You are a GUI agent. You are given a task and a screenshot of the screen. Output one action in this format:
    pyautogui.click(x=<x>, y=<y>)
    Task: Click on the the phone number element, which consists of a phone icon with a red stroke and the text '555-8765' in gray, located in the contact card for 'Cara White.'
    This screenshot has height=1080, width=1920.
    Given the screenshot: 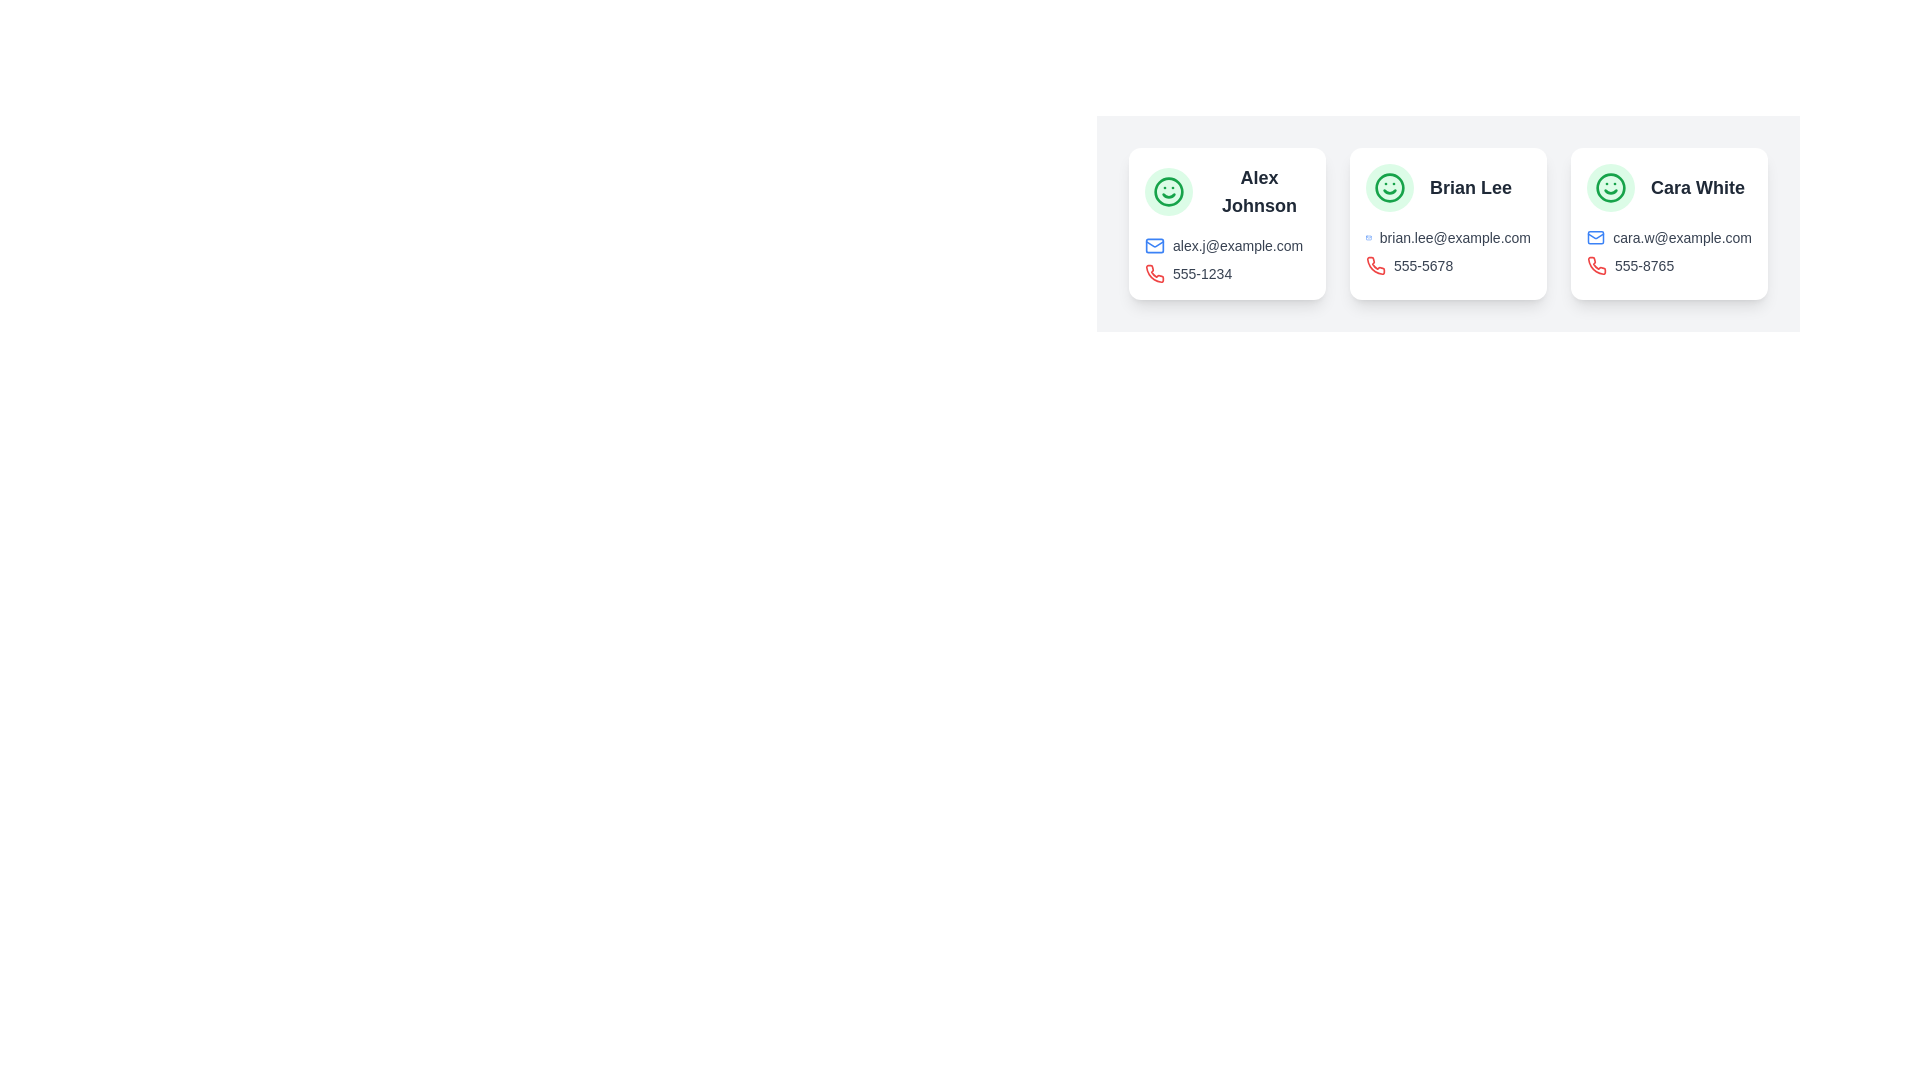 What is the action you would take?
    pyautogui.click(x=1669, y=265)
    